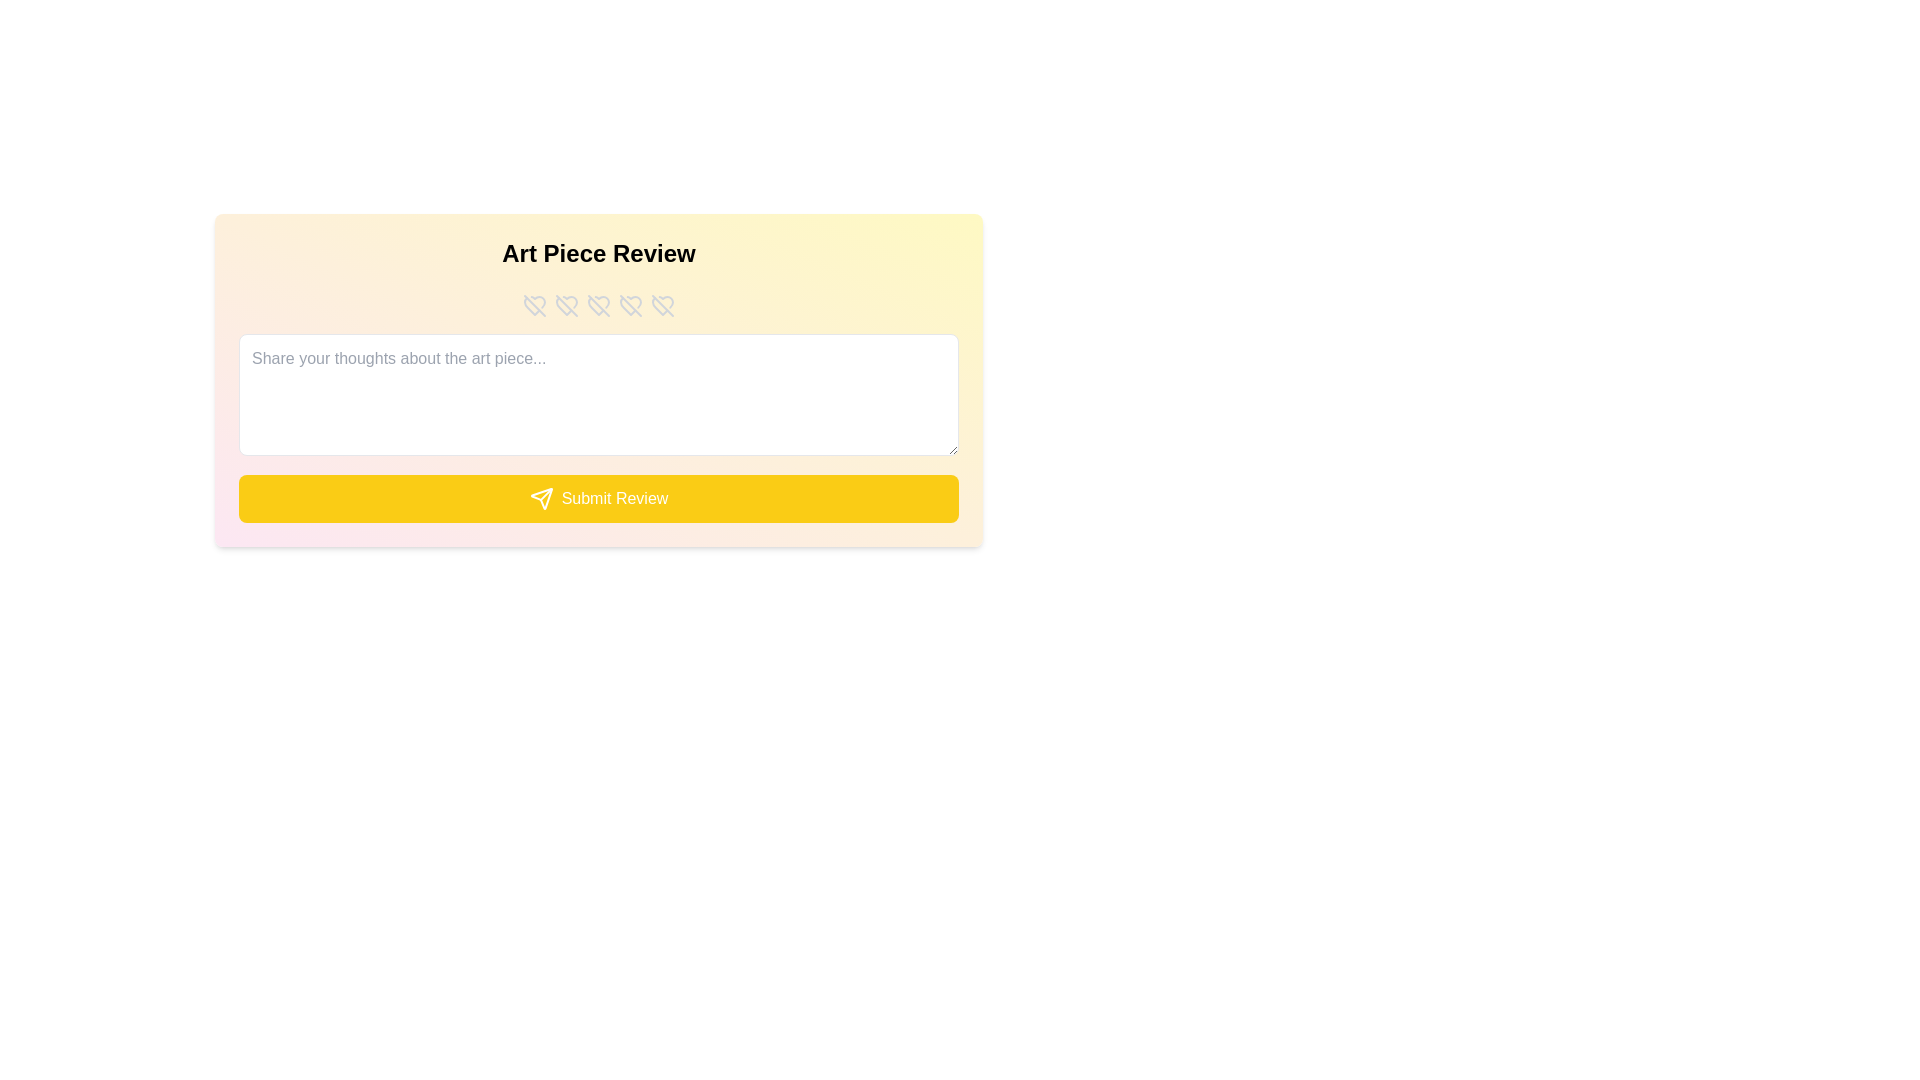  Describe the element at coordinates (662, 305) in the screenshot. I see `the rating to 5 stars by clicking on the respective star button` at that location.